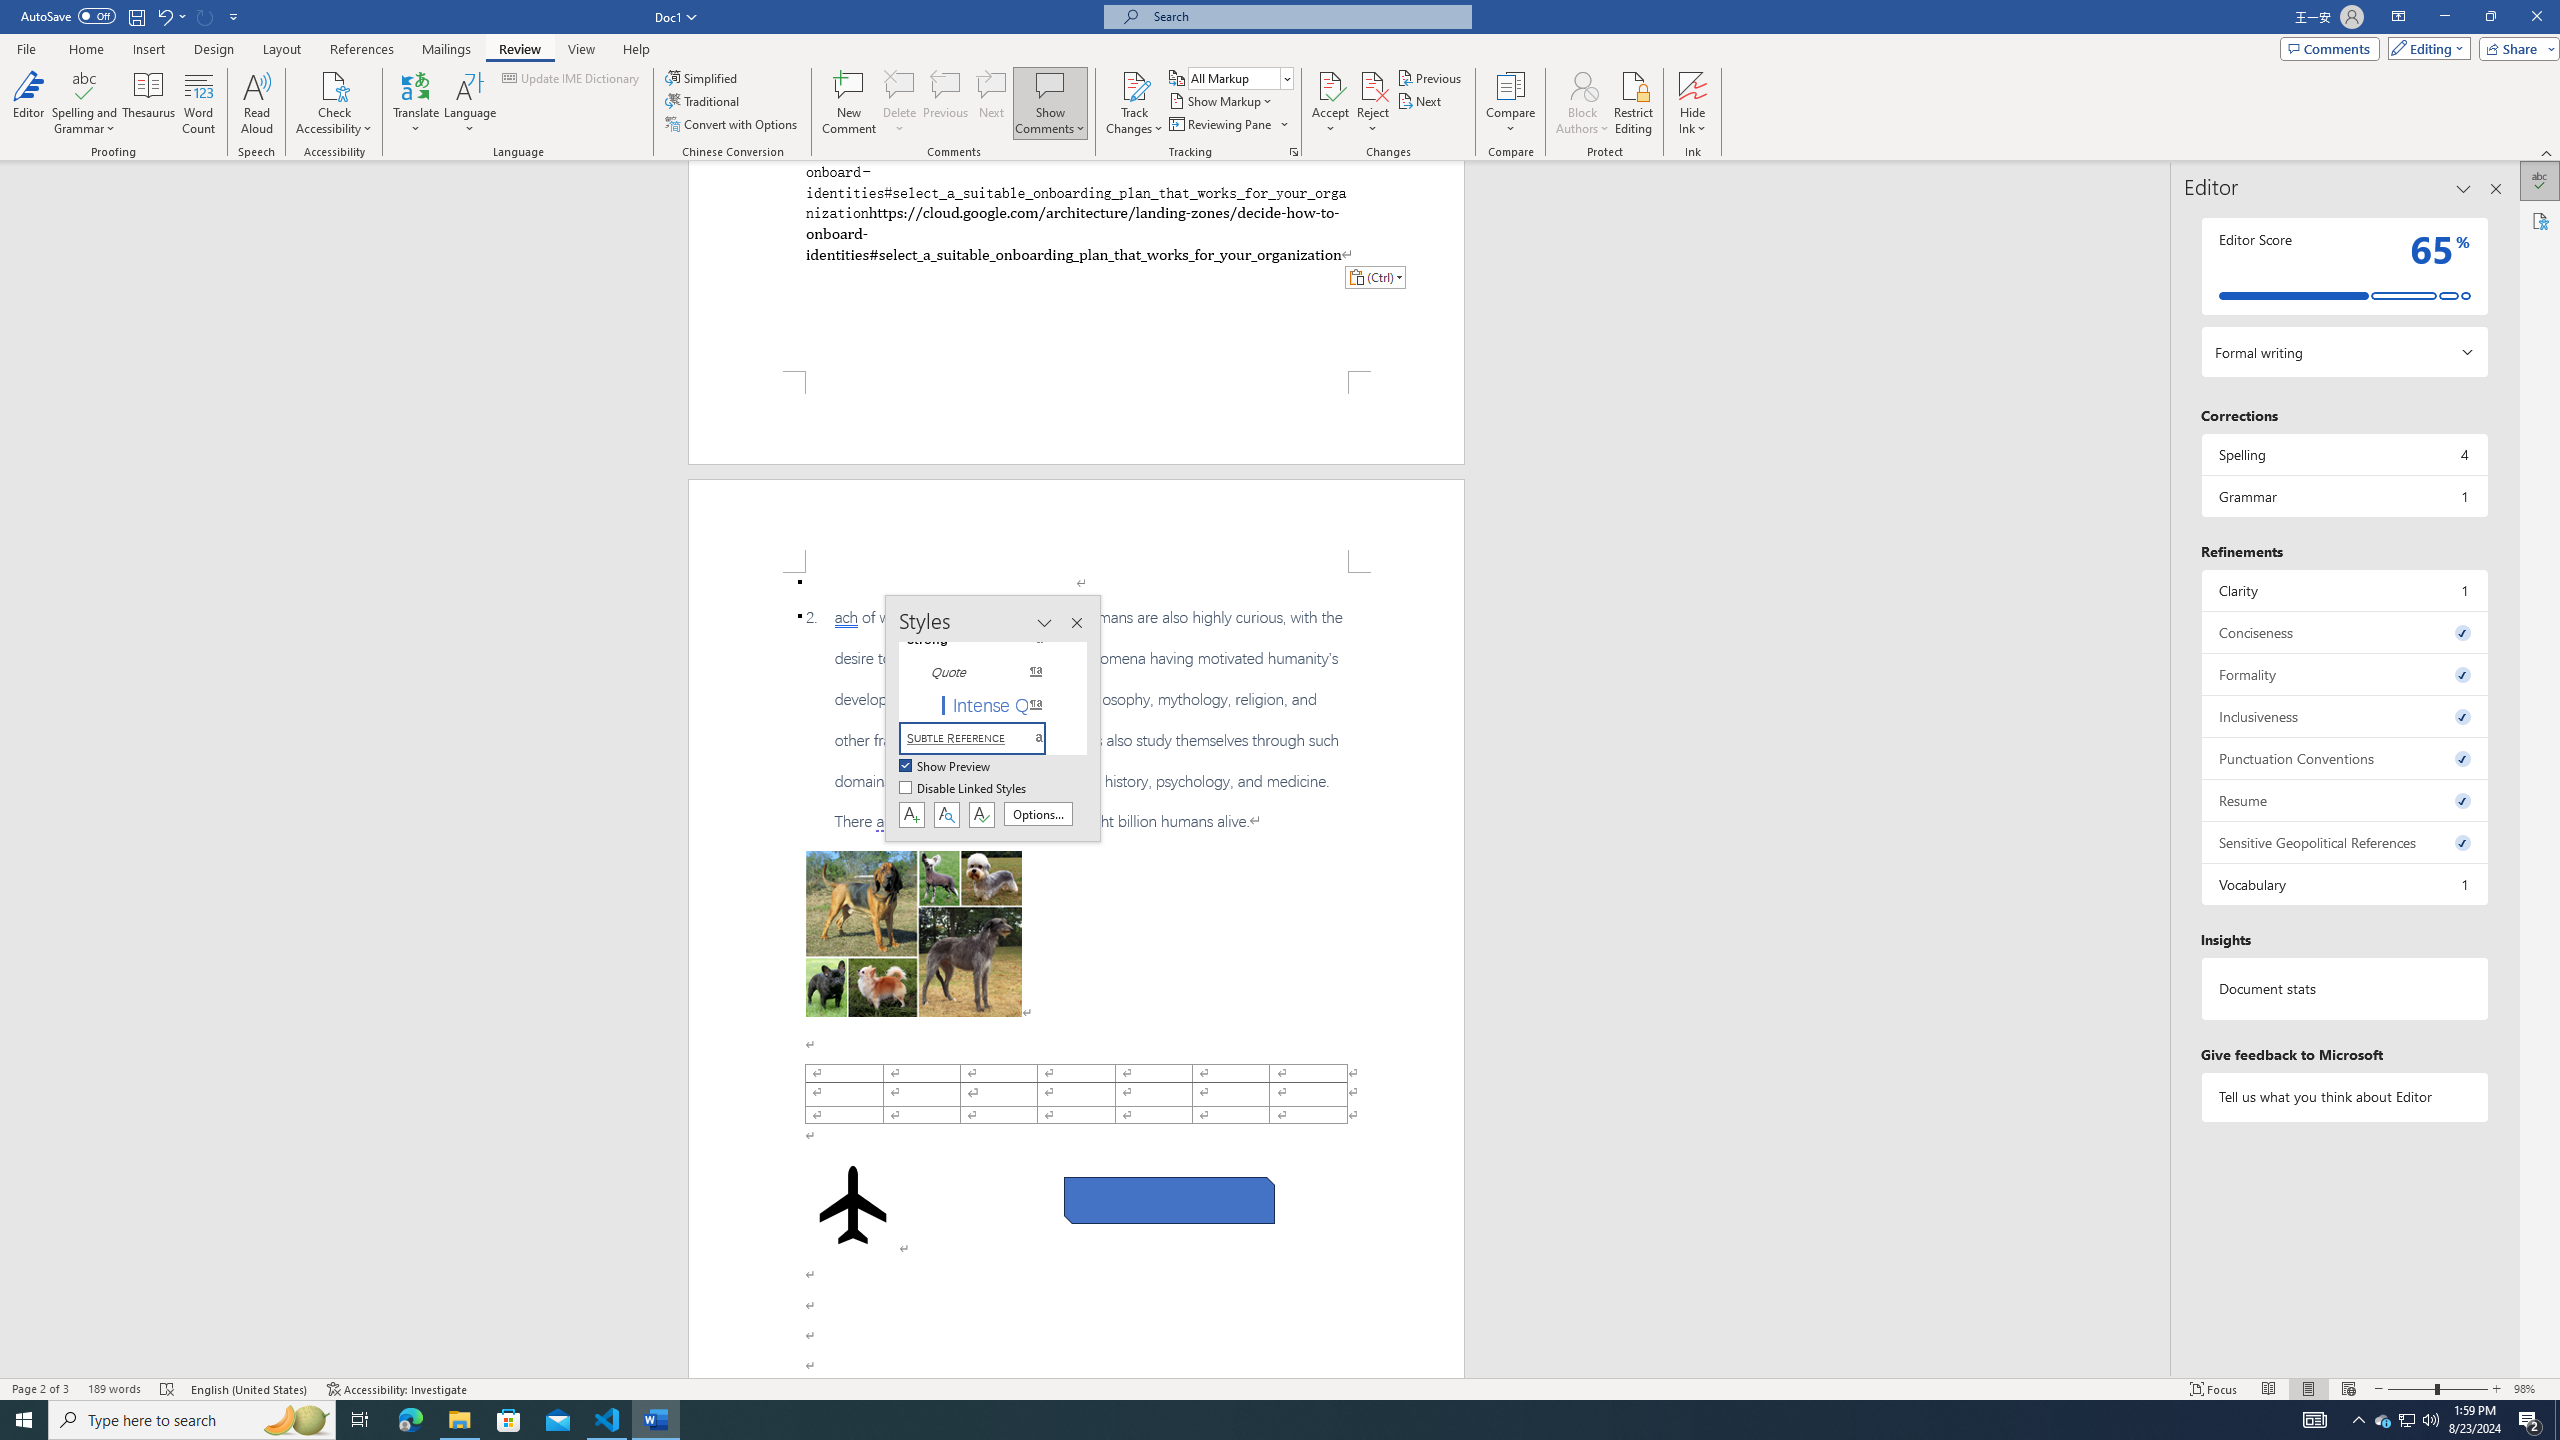 The height and width of the screenshot is (1440, 2560). Describe the element at coordinates (733, 122) in the screenshot. I see `'Convert with Options...'` at that location.